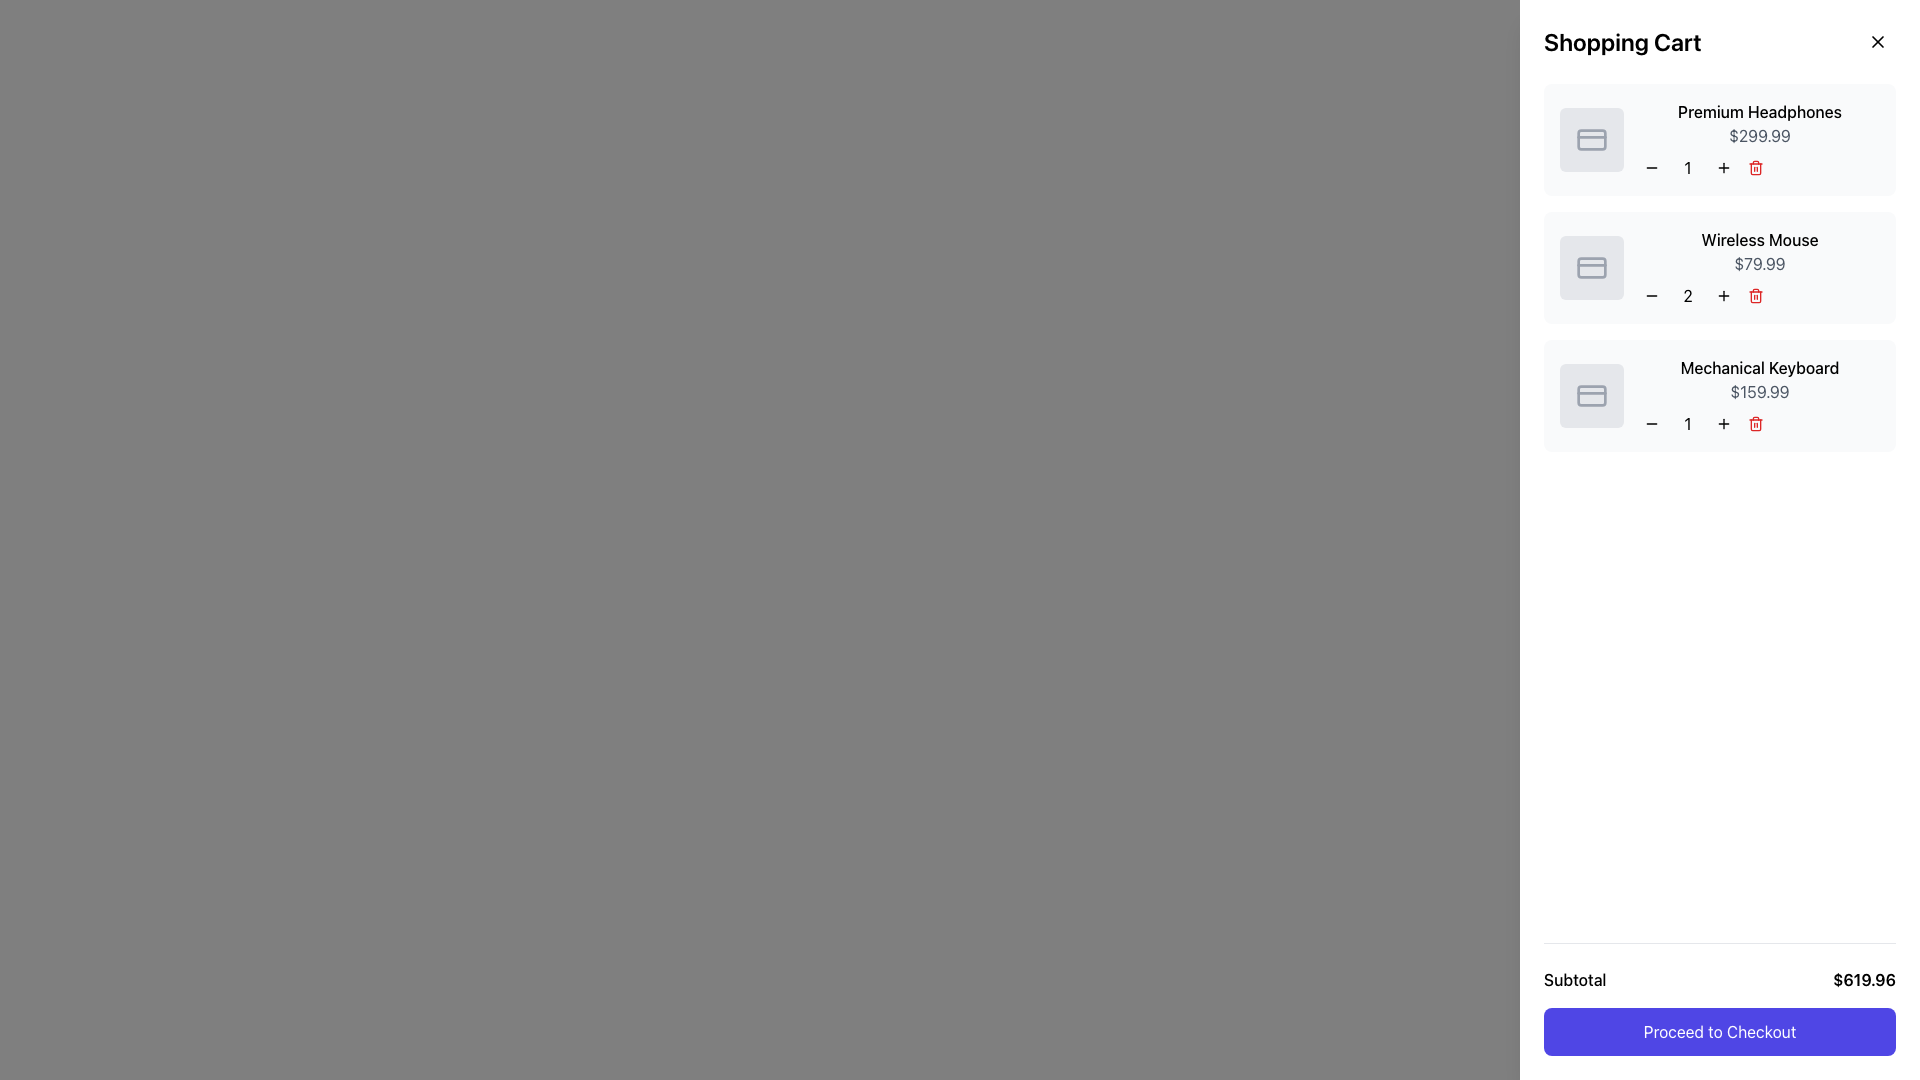 Image resolution: width=1920 pixels, height=1080 pixels. I want to click on the text label identifying the first product in the shopping cart as 'Premium Headphones', which is located at the top item block above the price, so click(1760, 111).